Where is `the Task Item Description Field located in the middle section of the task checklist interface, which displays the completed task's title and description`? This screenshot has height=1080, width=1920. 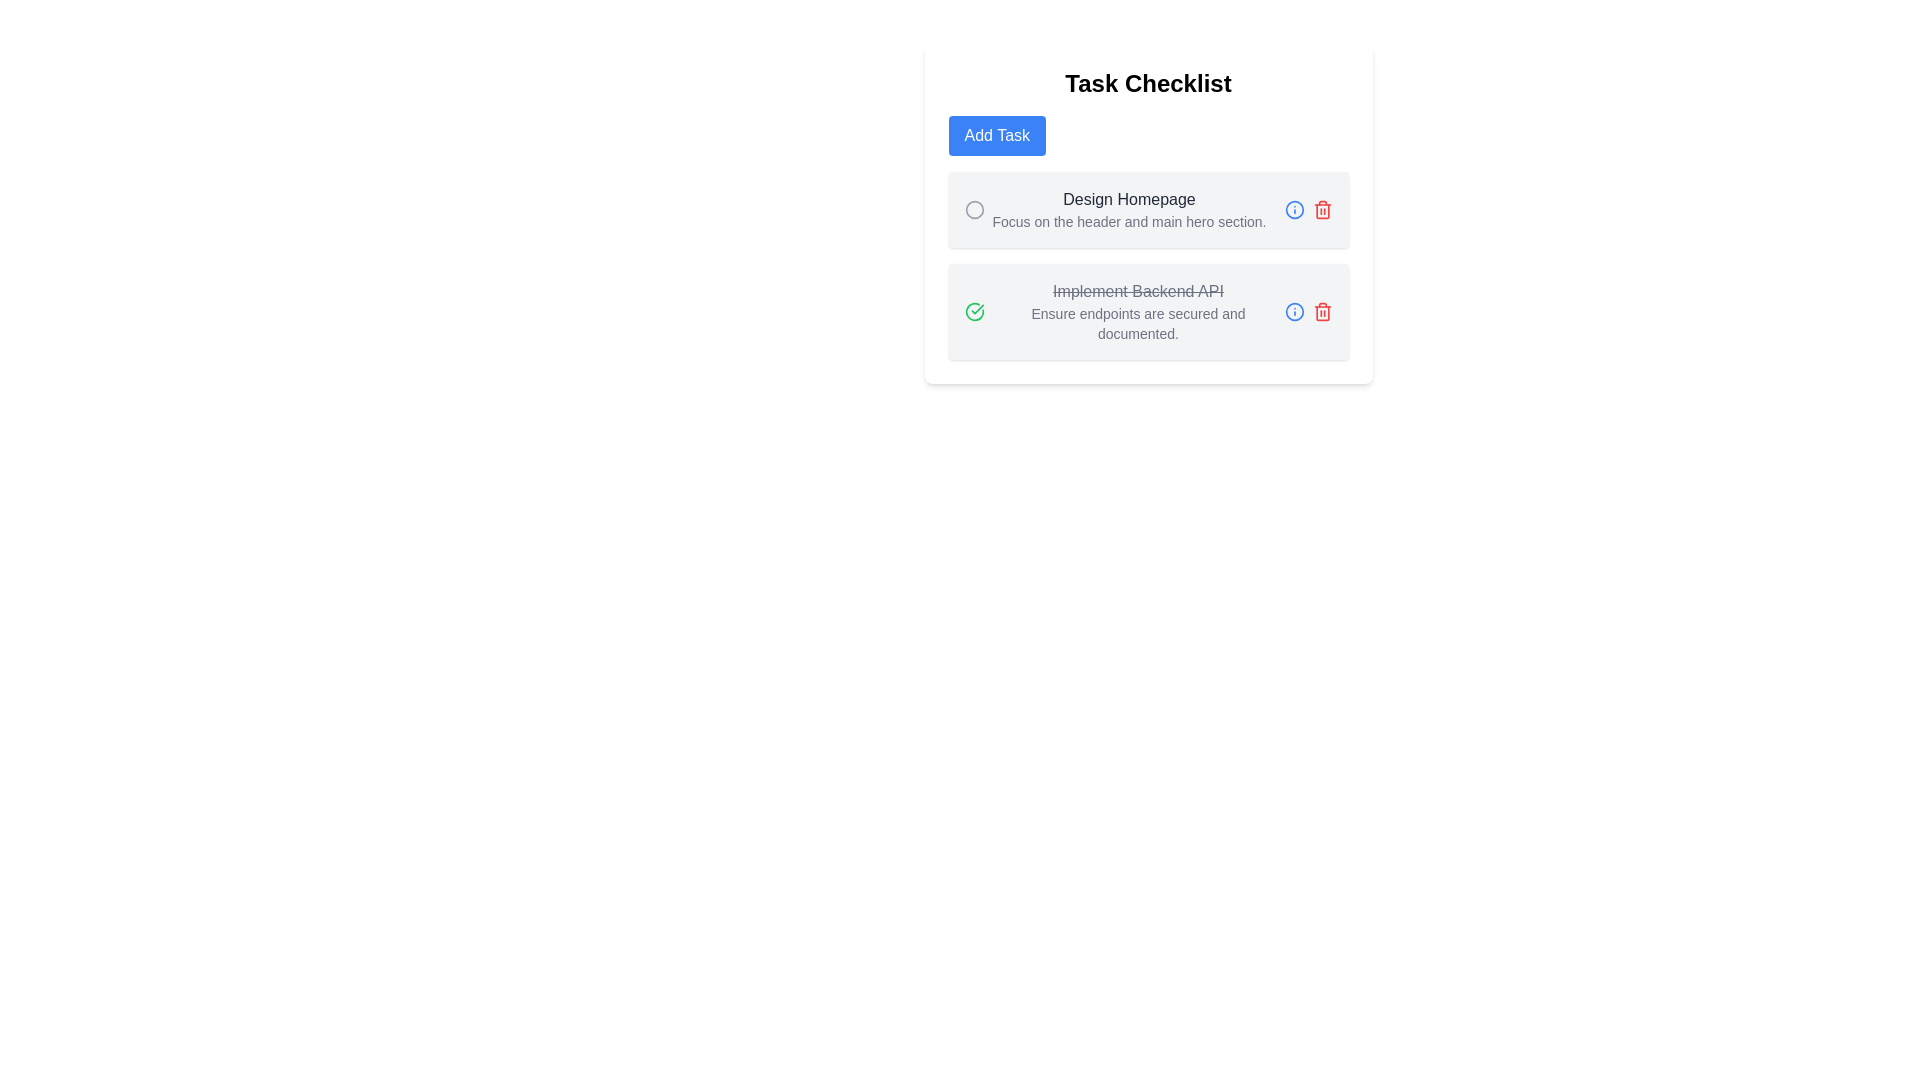 the Task Item Description Field located in the middle section of the task checklist interface, which displays the completed task's title and description is located at coordinates (1124, 312).